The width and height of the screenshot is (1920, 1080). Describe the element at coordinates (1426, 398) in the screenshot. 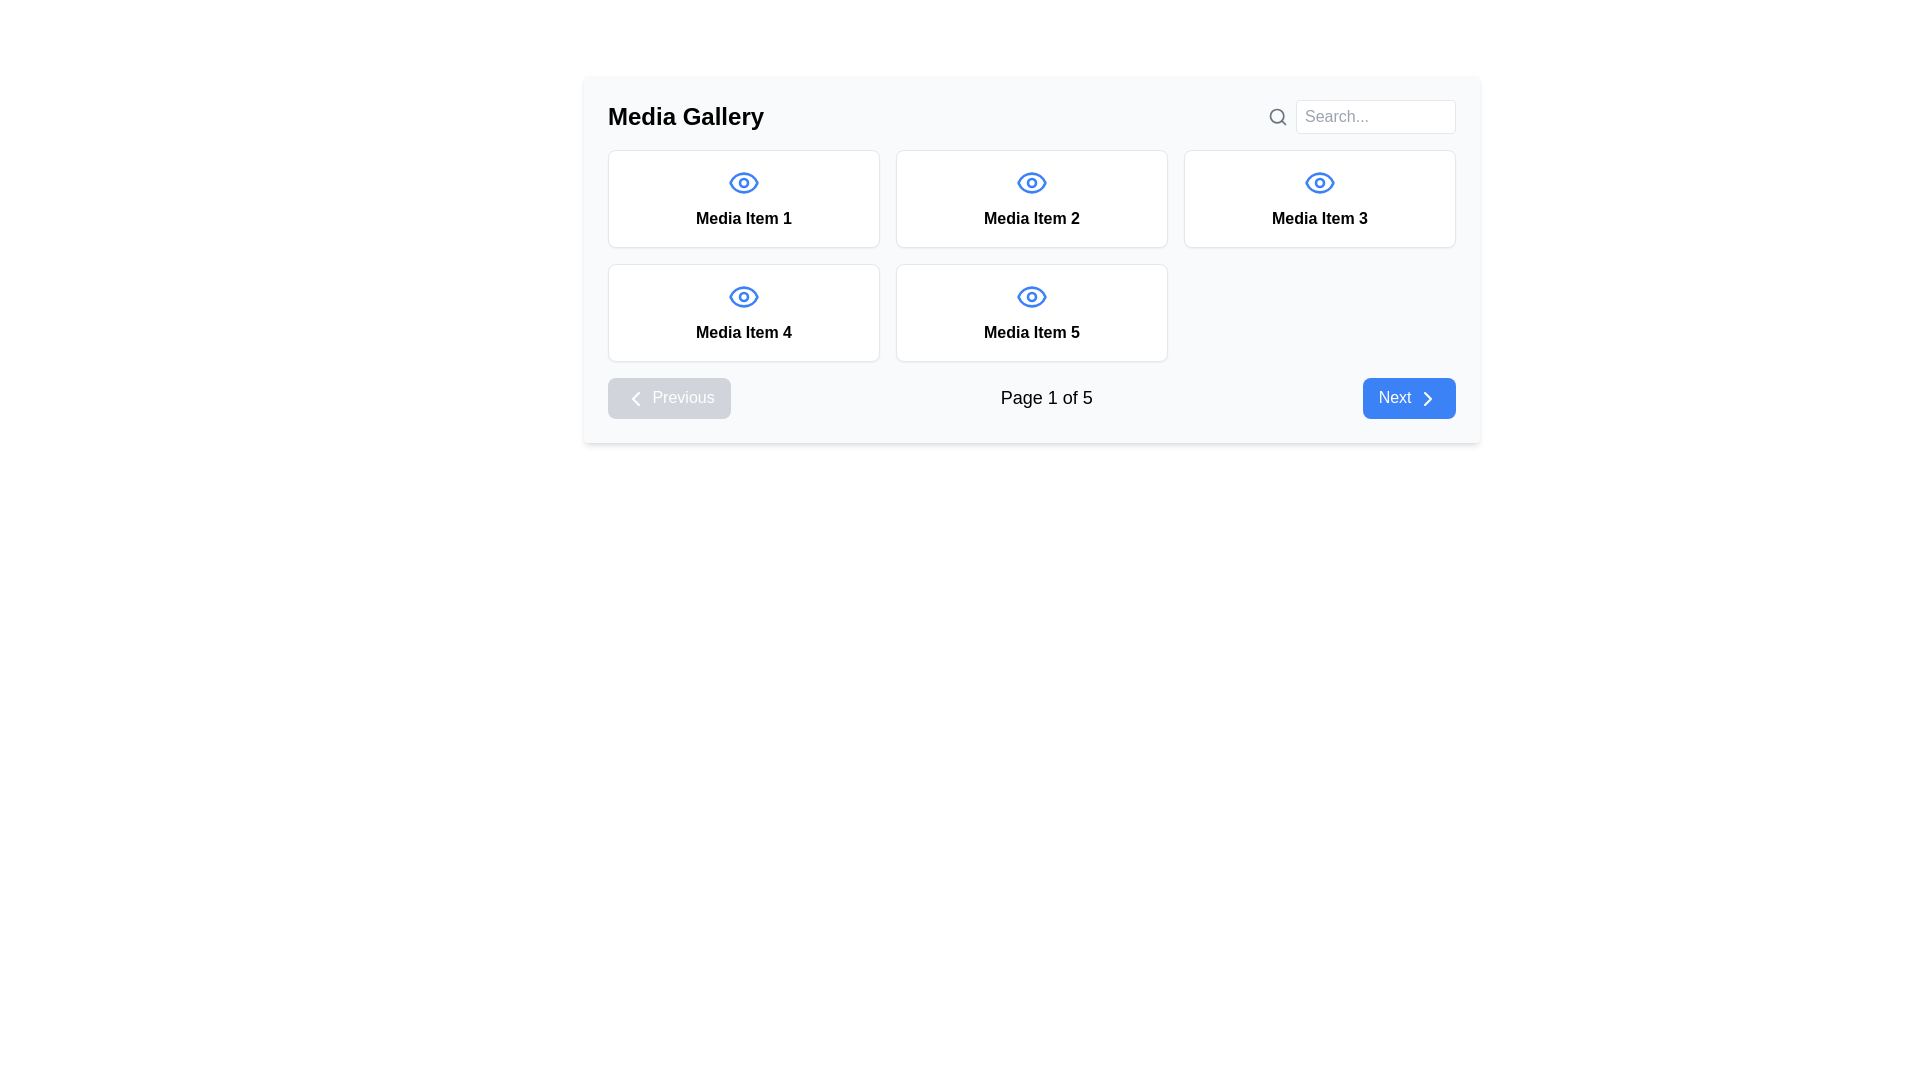

I see `the 'Next' button containing the rightward chevron arrow icon for keyboard navigation` at that location.